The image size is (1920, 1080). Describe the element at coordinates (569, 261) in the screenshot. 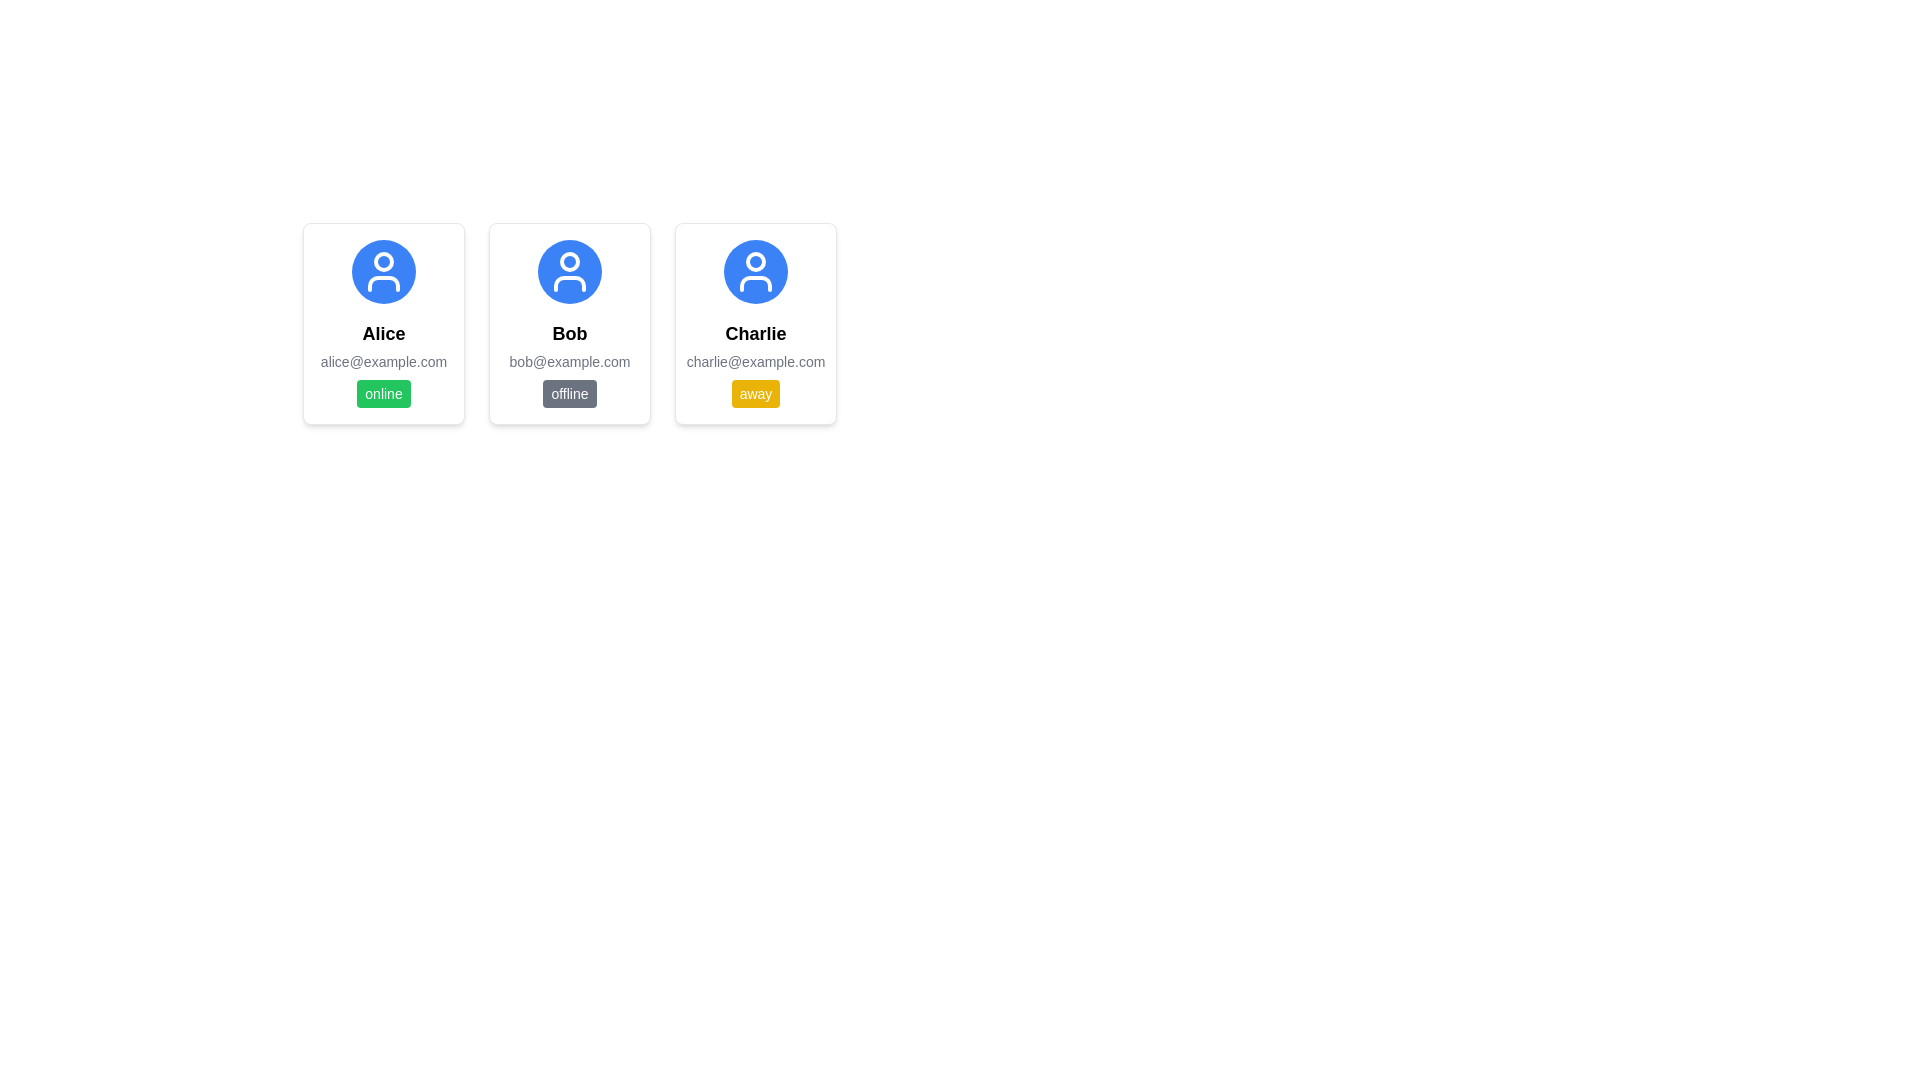

I see `the decorative circle SVG element that represents the user's head in the user profile icon located in the middle card (Bob)` at that location.